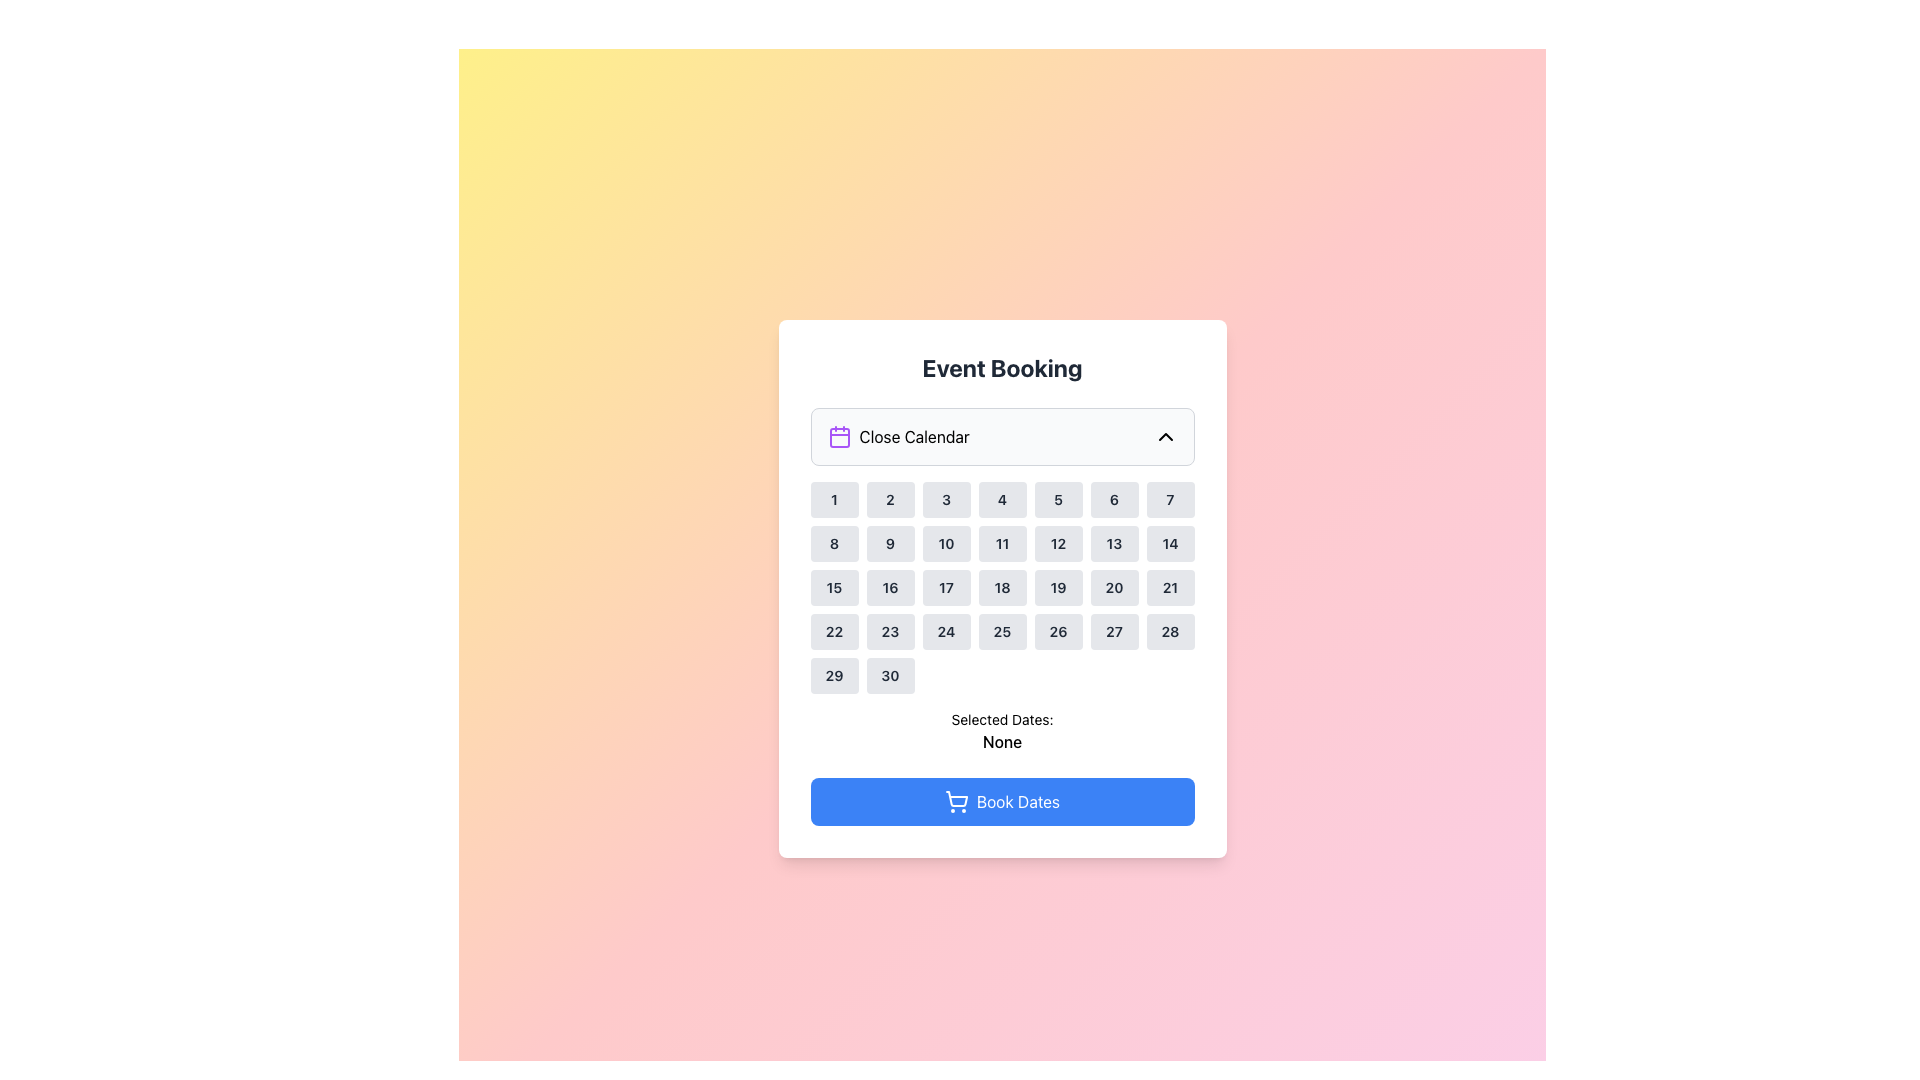 This screenshot has height=1080, width=1920. Describe the element at coordinates (1113, 586) in the screenshot. I see `the selectable day button in the calendar view located in the third row and seventh column of the grid` at that location.